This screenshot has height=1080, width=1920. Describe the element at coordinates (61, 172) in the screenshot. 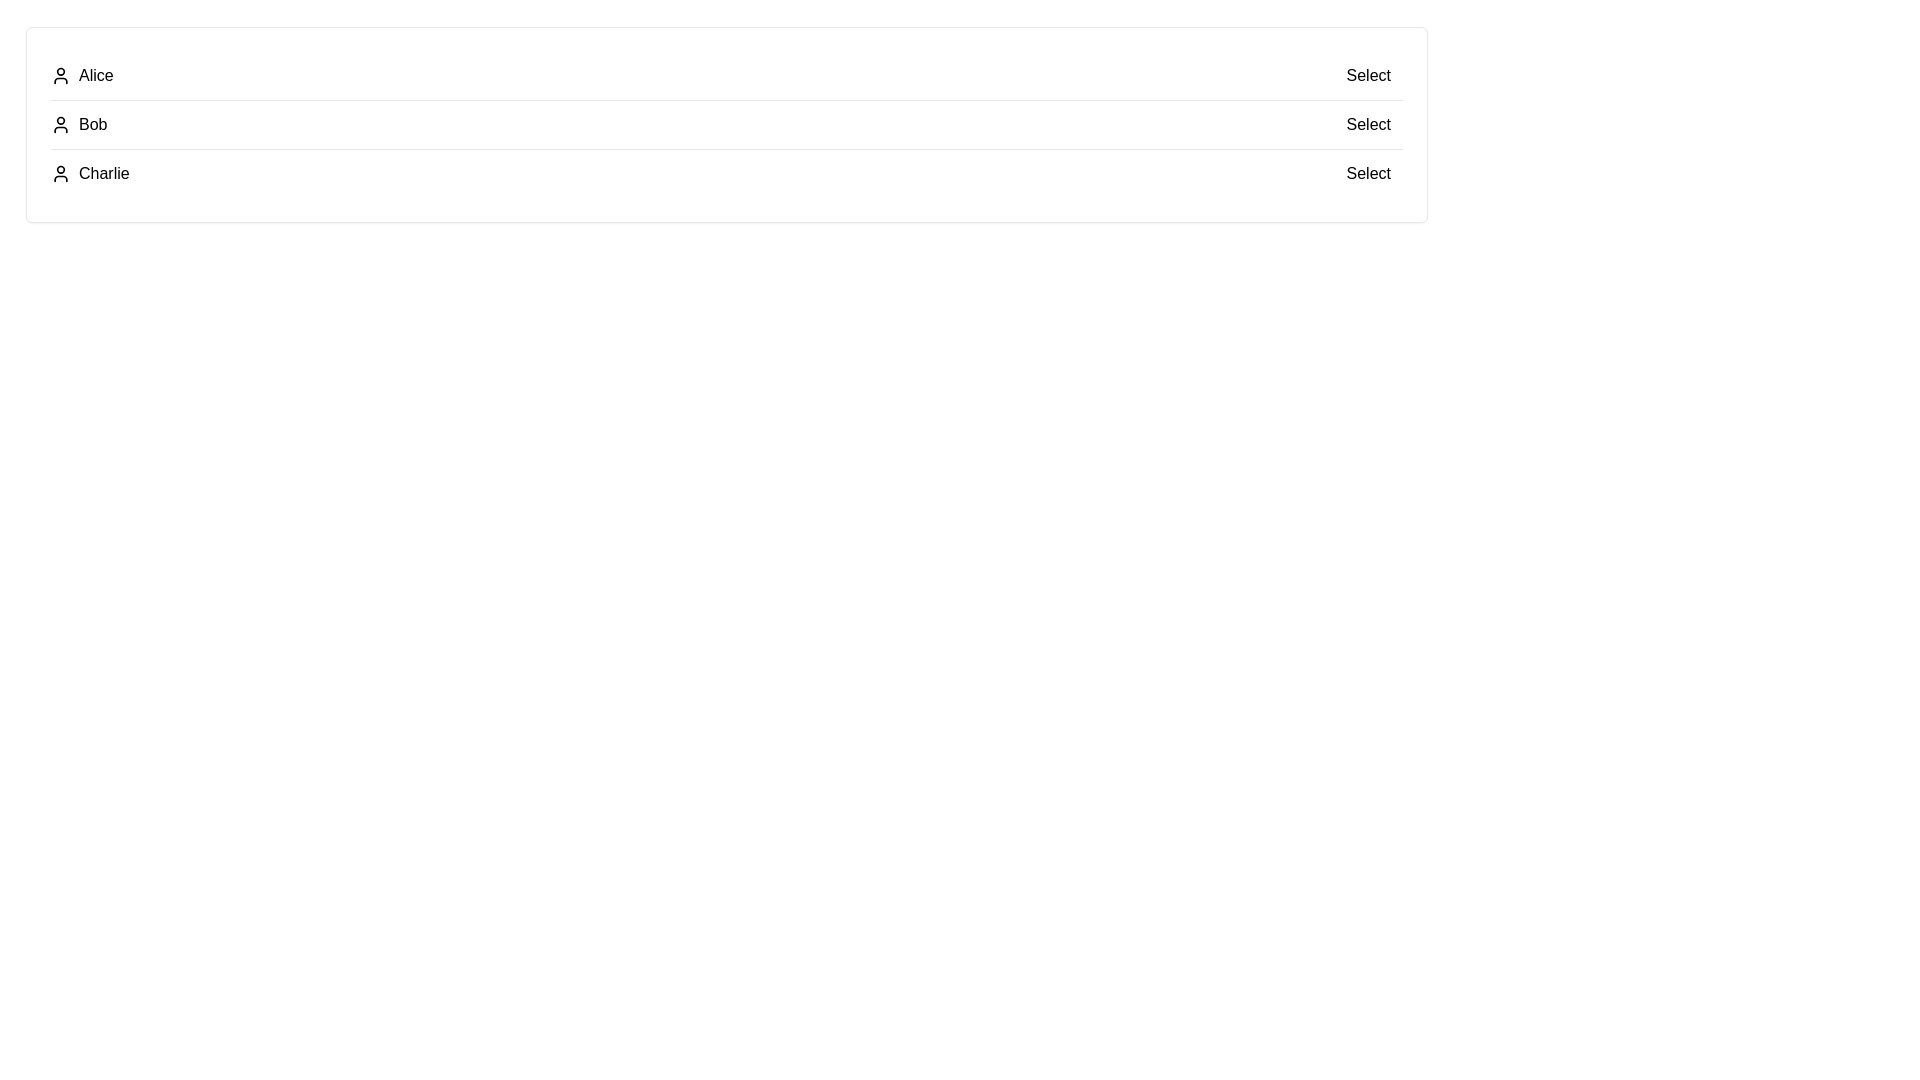

I see `the user icon corresponding to Charlie` at that location.